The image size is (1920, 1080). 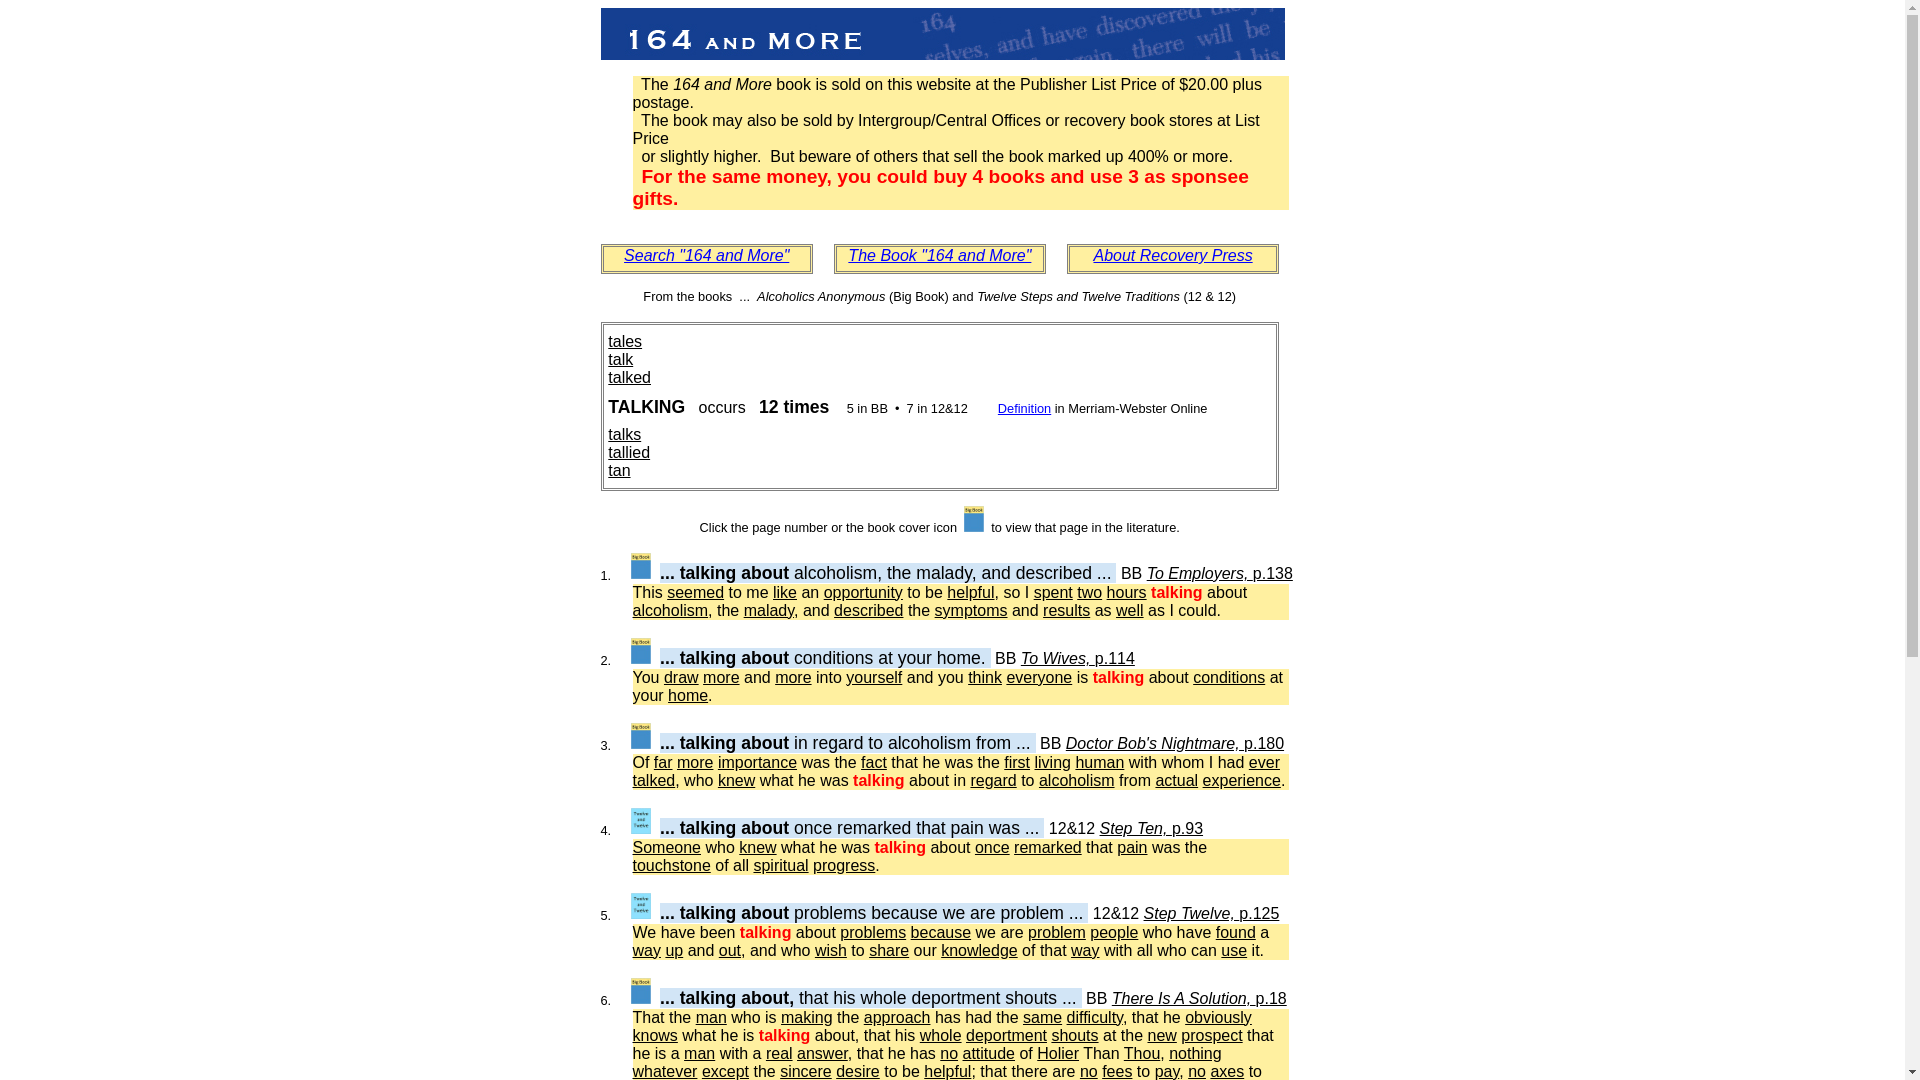 I want to click on 'View BB p.180', so click(x=641, y=736).